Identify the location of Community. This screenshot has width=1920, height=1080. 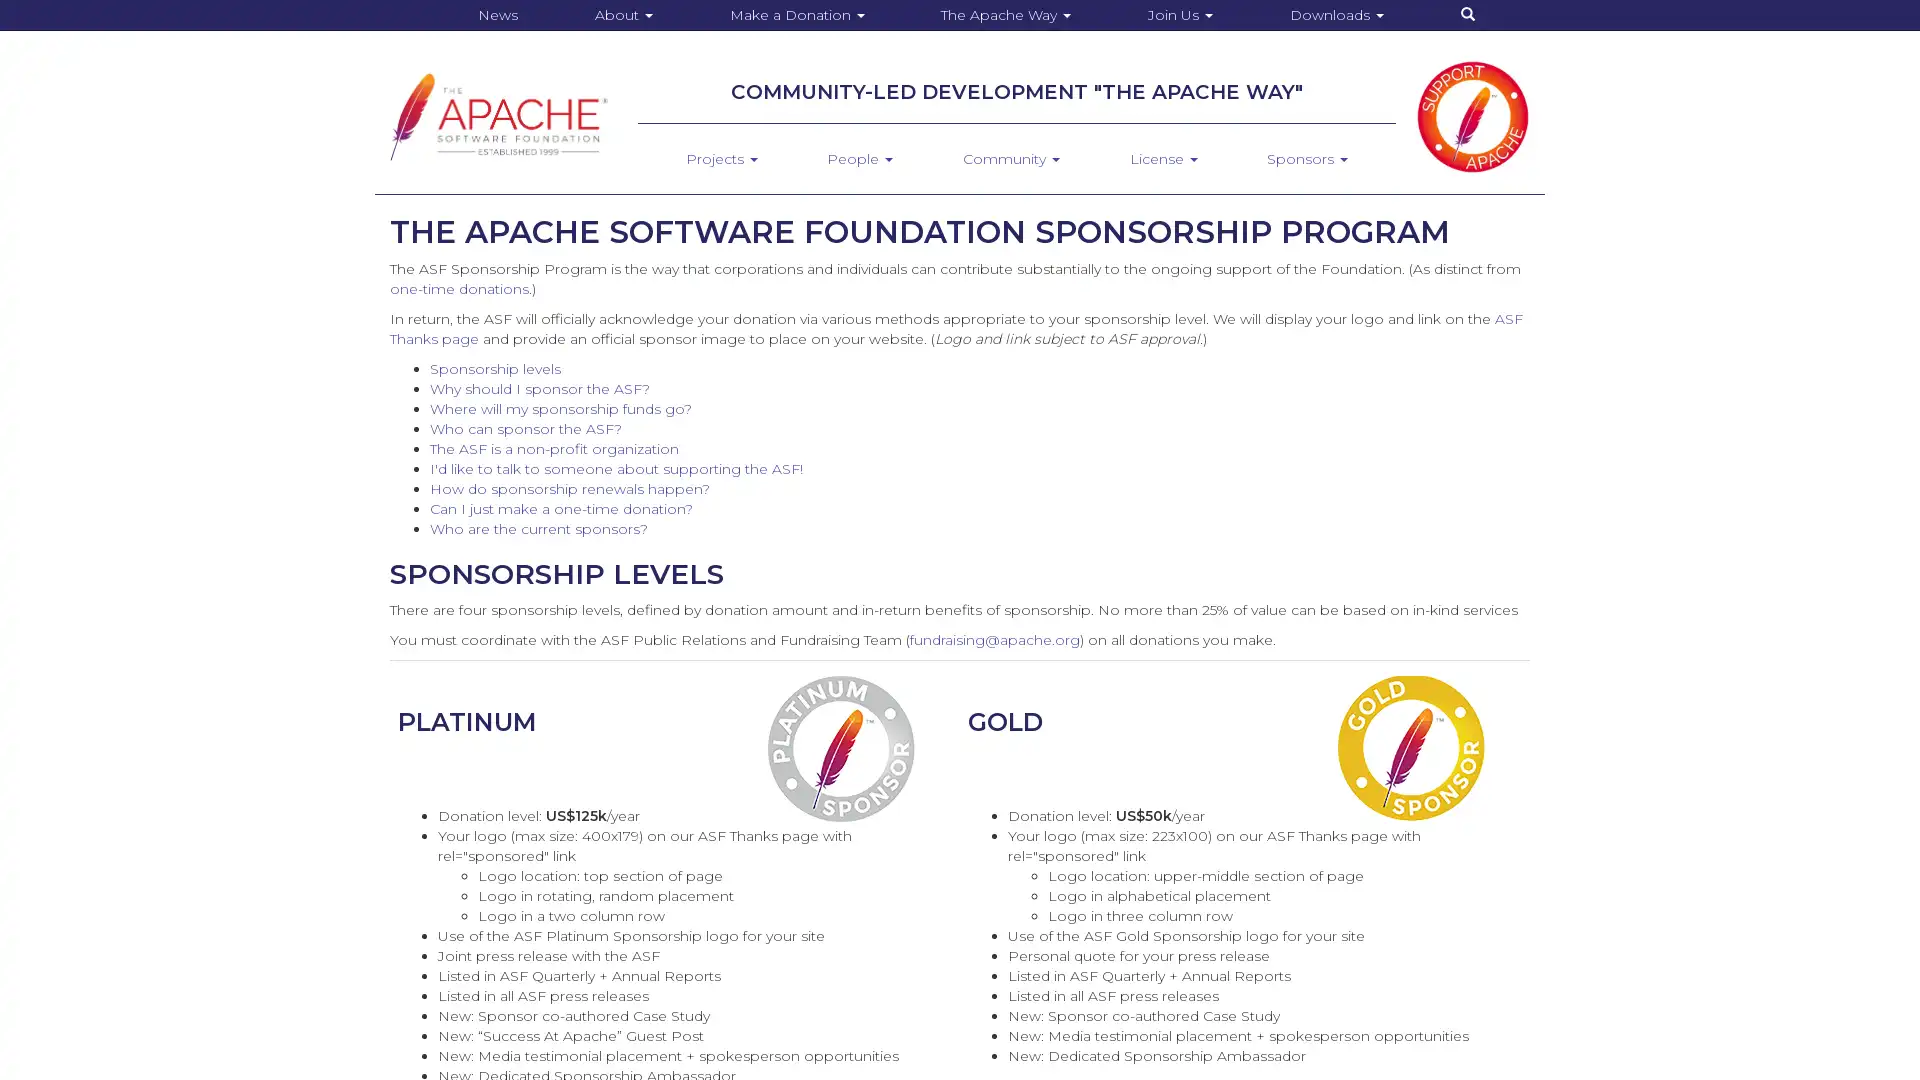
(1010, 157).